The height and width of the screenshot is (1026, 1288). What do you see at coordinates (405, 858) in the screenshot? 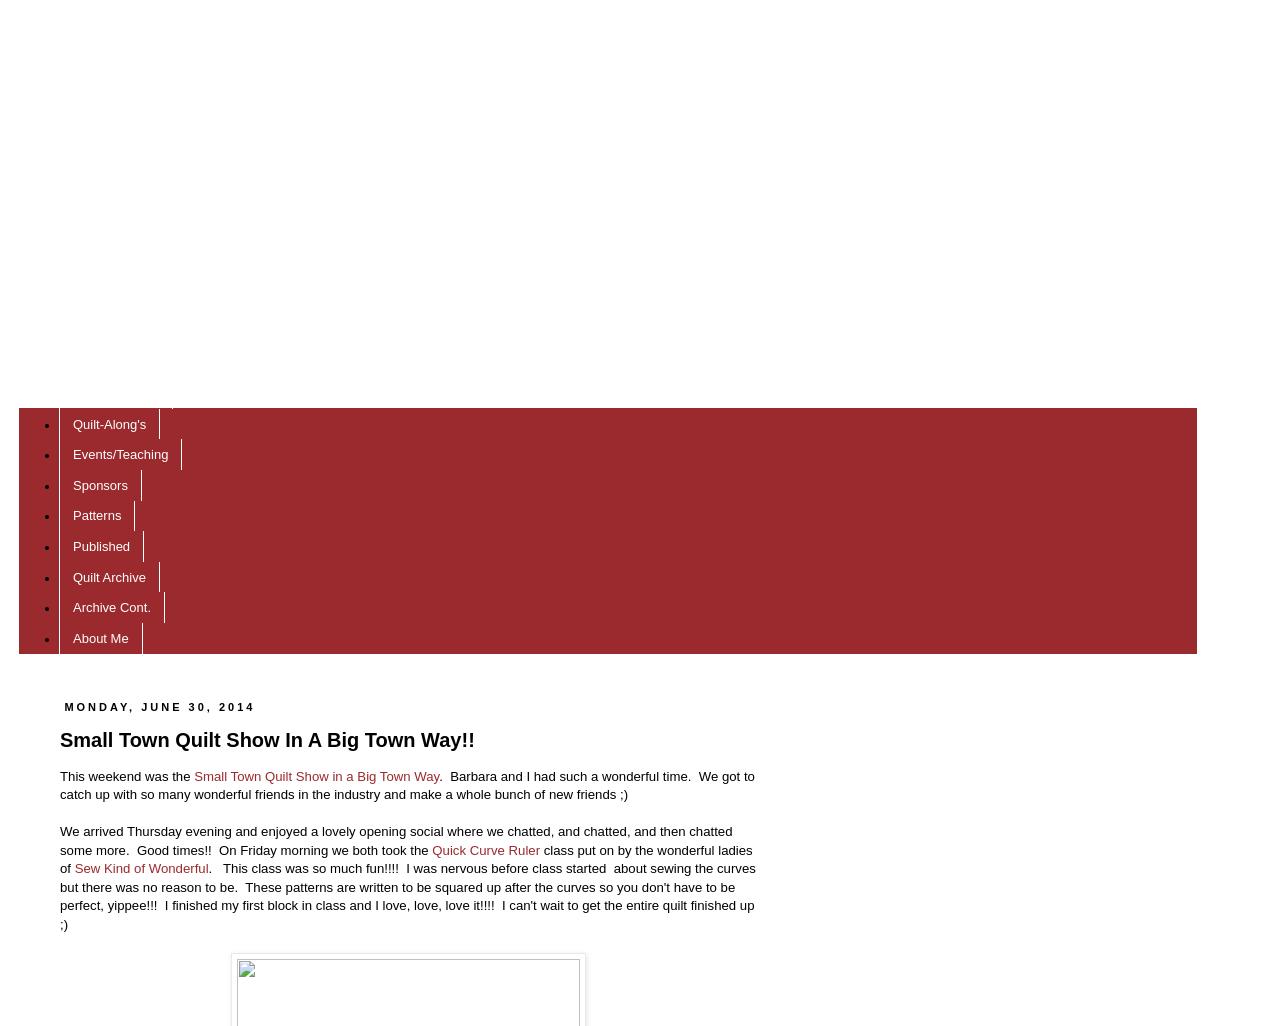
I see `'class put on by the wonderful ladies of'` at bounding box center [405, 858].